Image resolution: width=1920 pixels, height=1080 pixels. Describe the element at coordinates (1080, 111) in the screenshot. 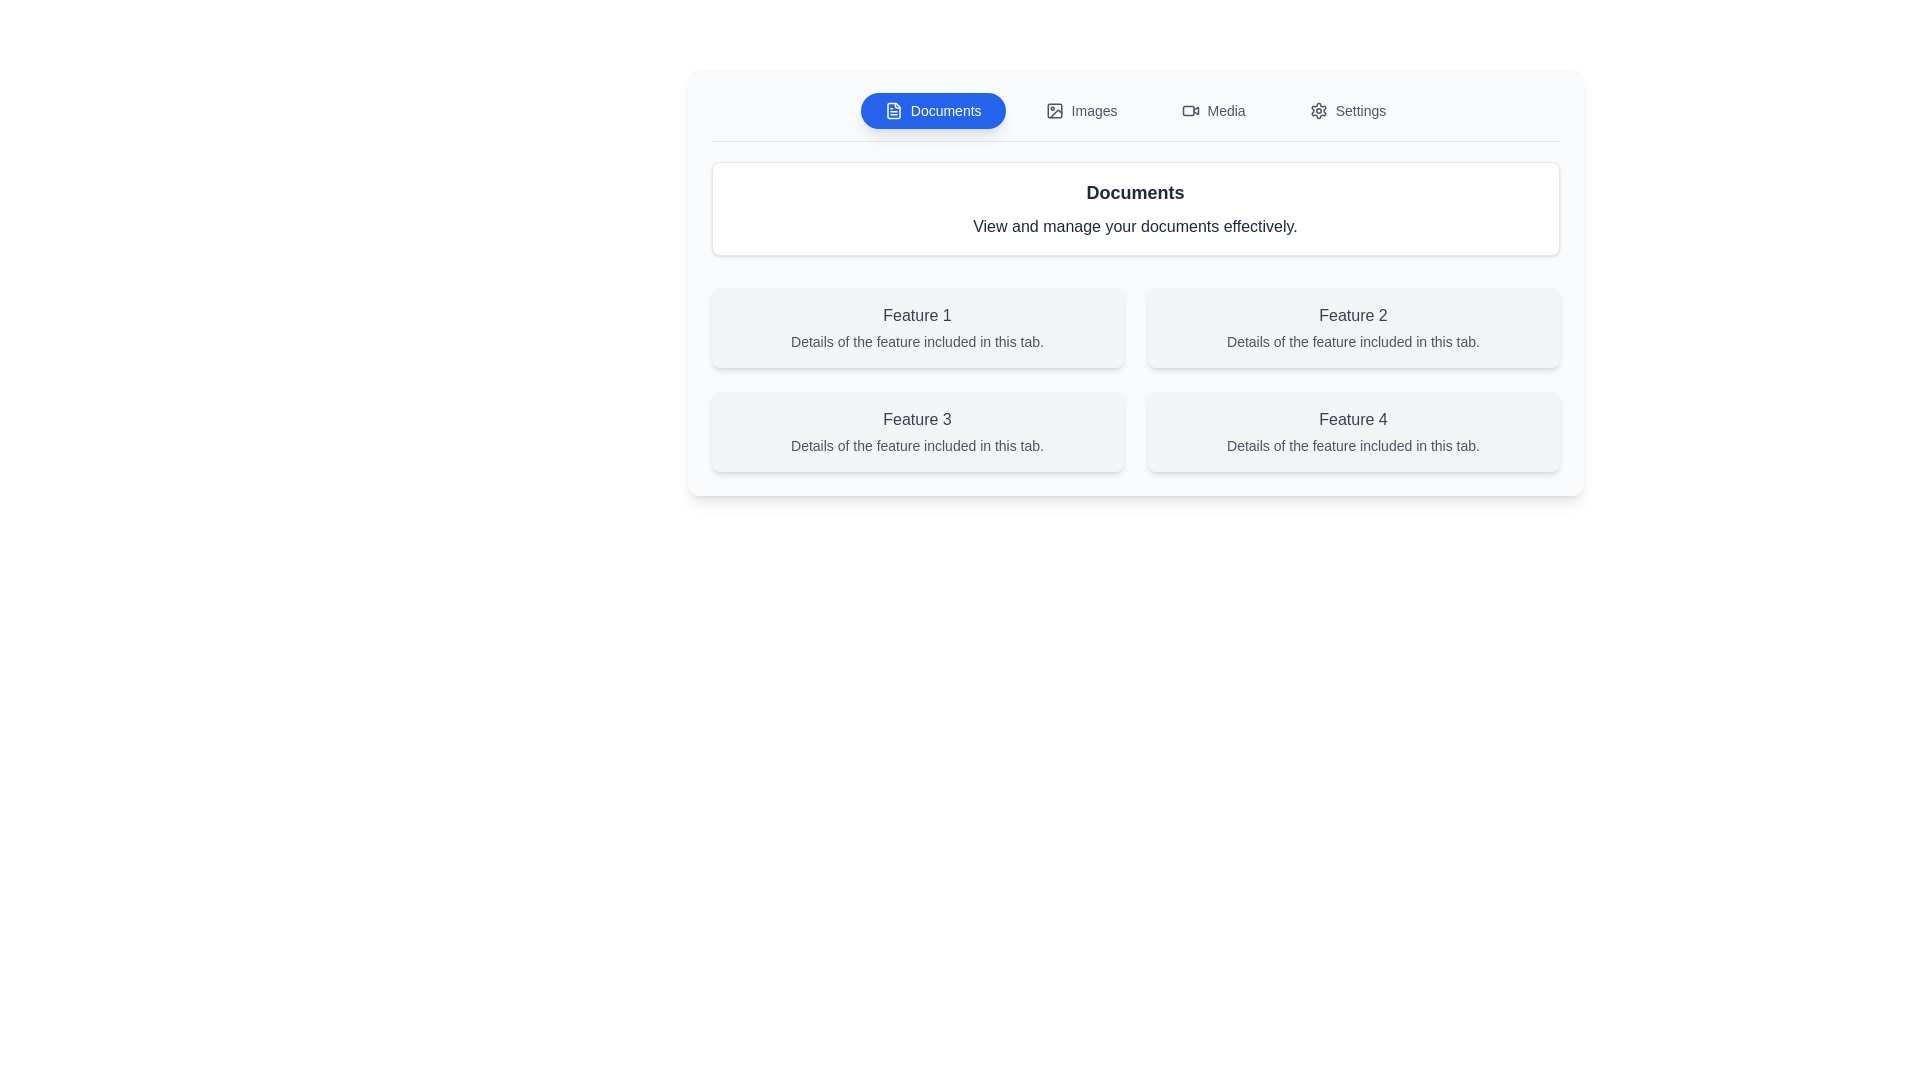

I see `the 'Images' button in the navigation menu for keyboard navigation` at that location.